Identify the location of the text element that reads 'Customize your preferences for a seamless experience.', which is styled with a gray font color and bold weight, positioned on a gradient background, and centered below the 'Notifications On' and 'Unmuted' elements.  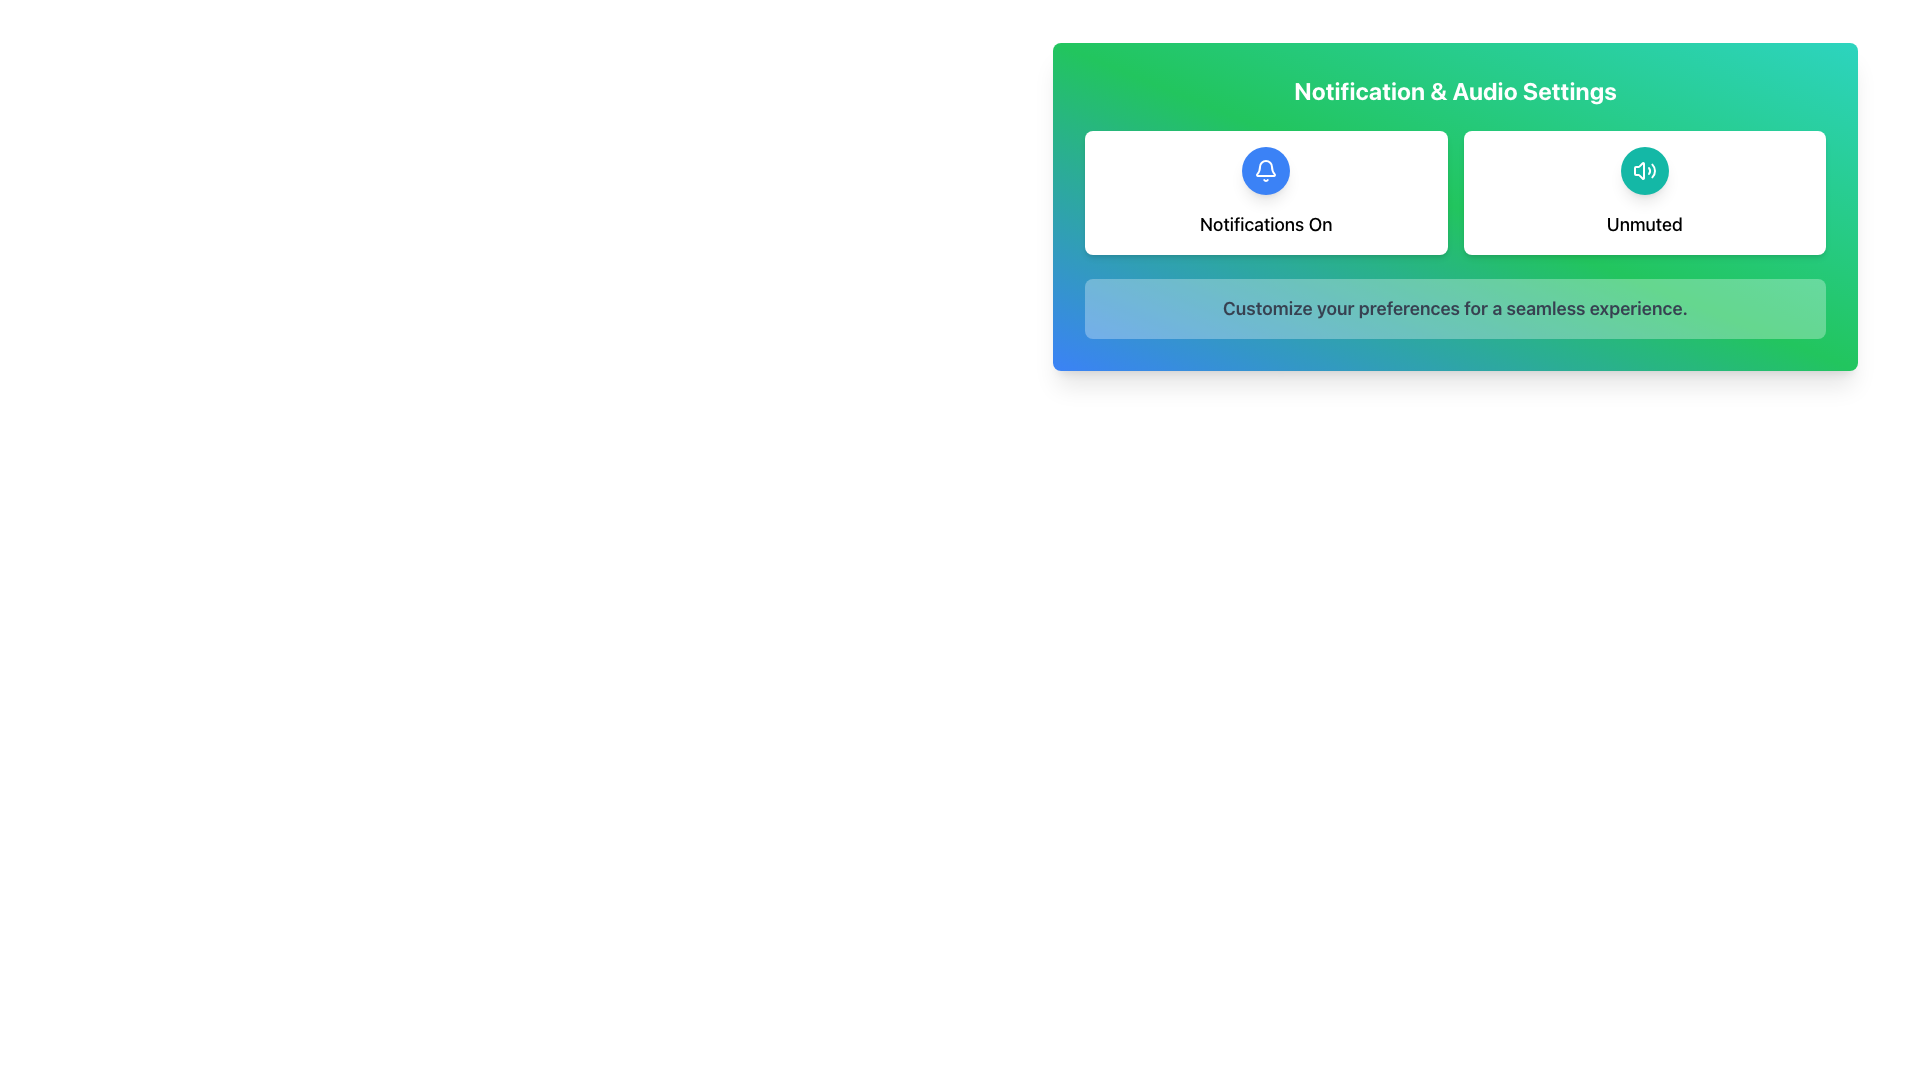
(1455, 308).